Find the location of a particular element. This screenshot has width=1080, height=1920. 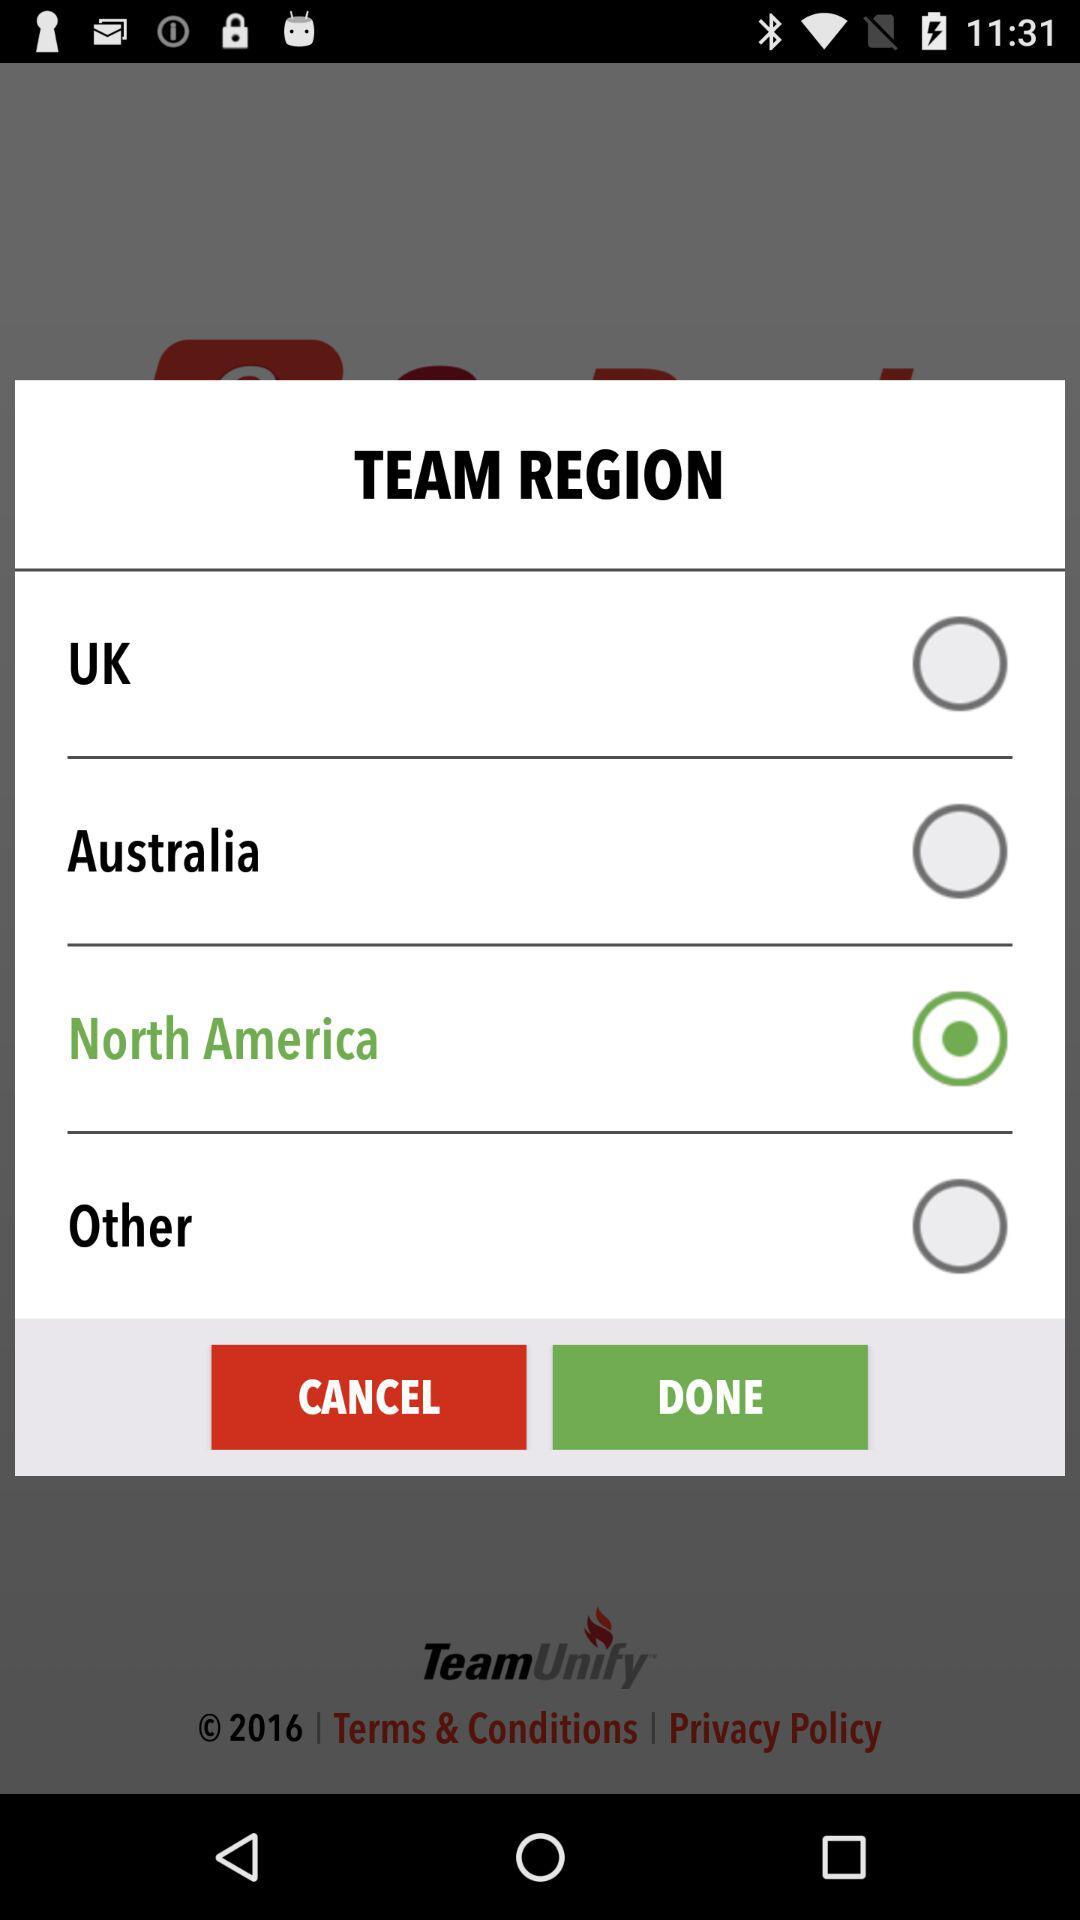

icon below the other item is located at coordinates (369, 1396).